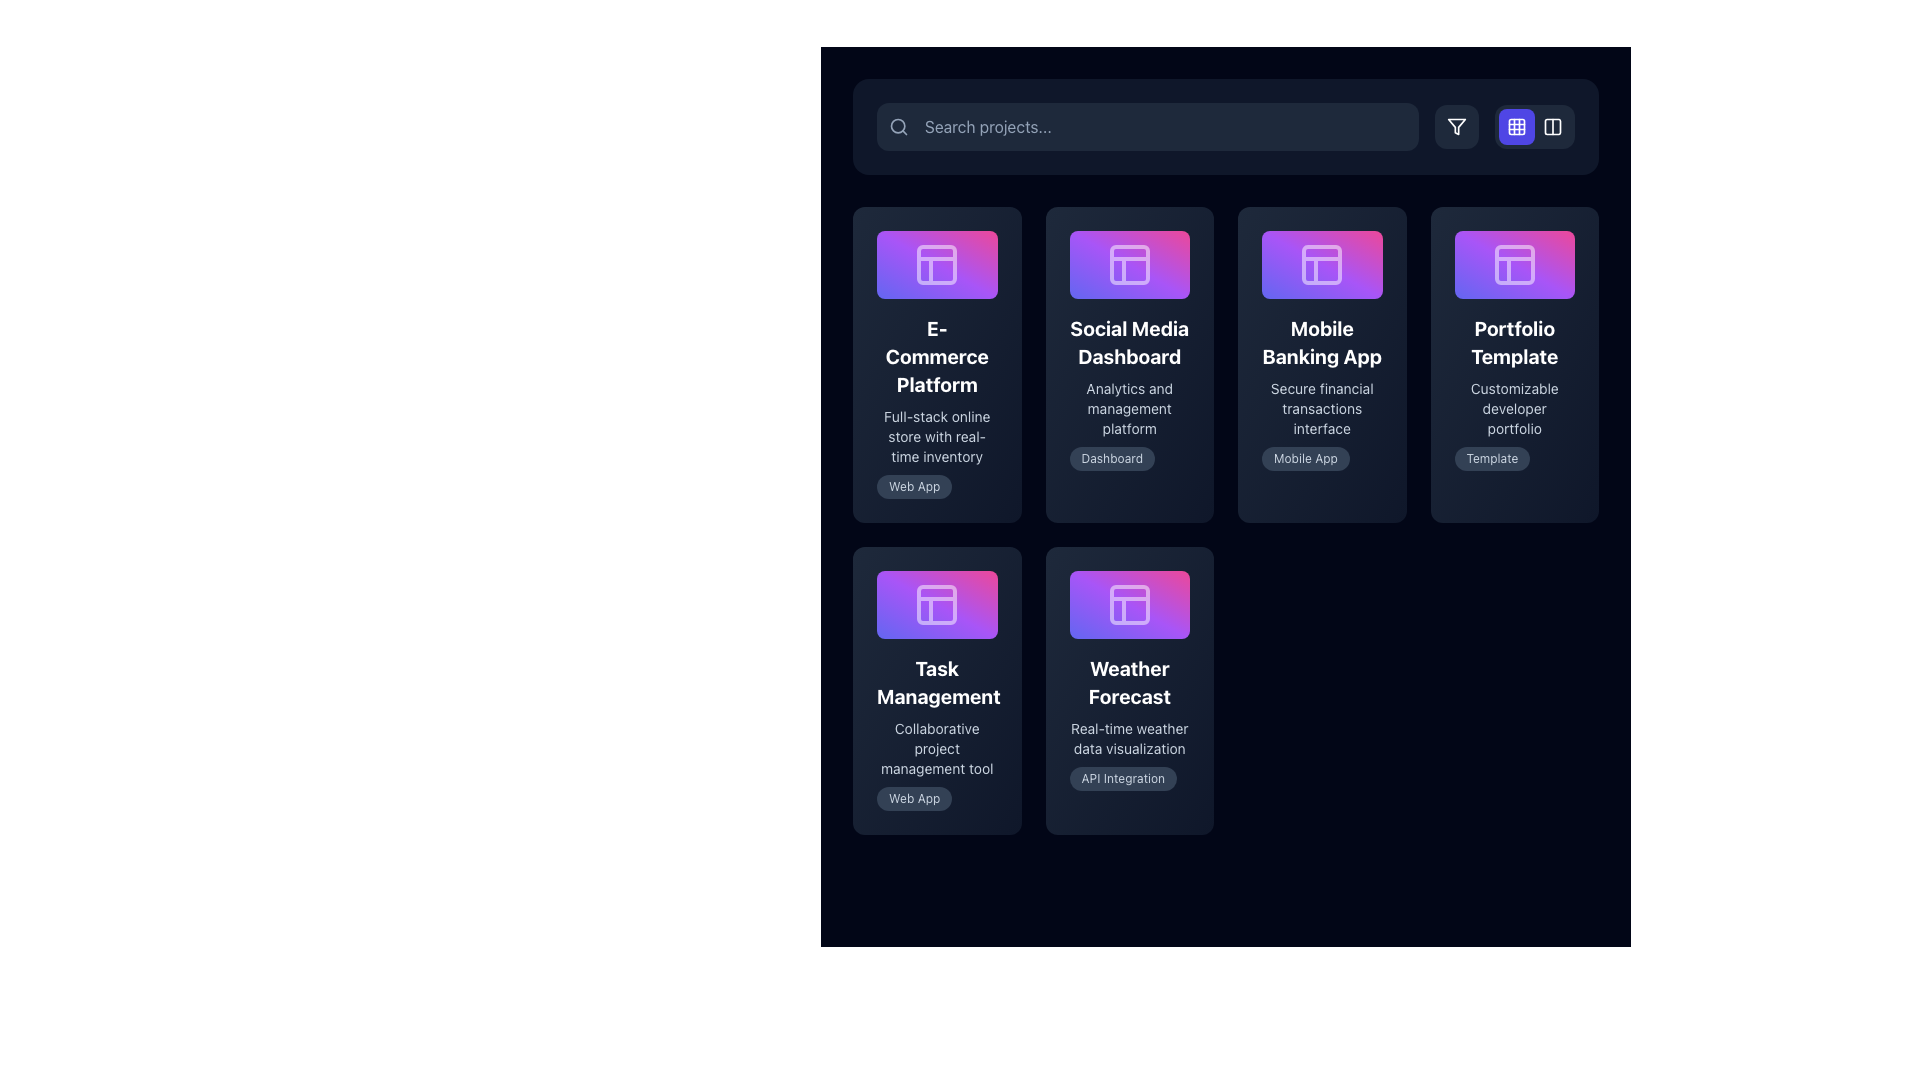  Describe the element at coordinates (1514, 263) in the screenshot. I see `the rectangular card with rounded corners featuring a gradient background of purple, pink, and indigo, containing a semi-transparent white outlined layout icon, located in the top right quadrant above the text 'Portfolio Template'` at that location.